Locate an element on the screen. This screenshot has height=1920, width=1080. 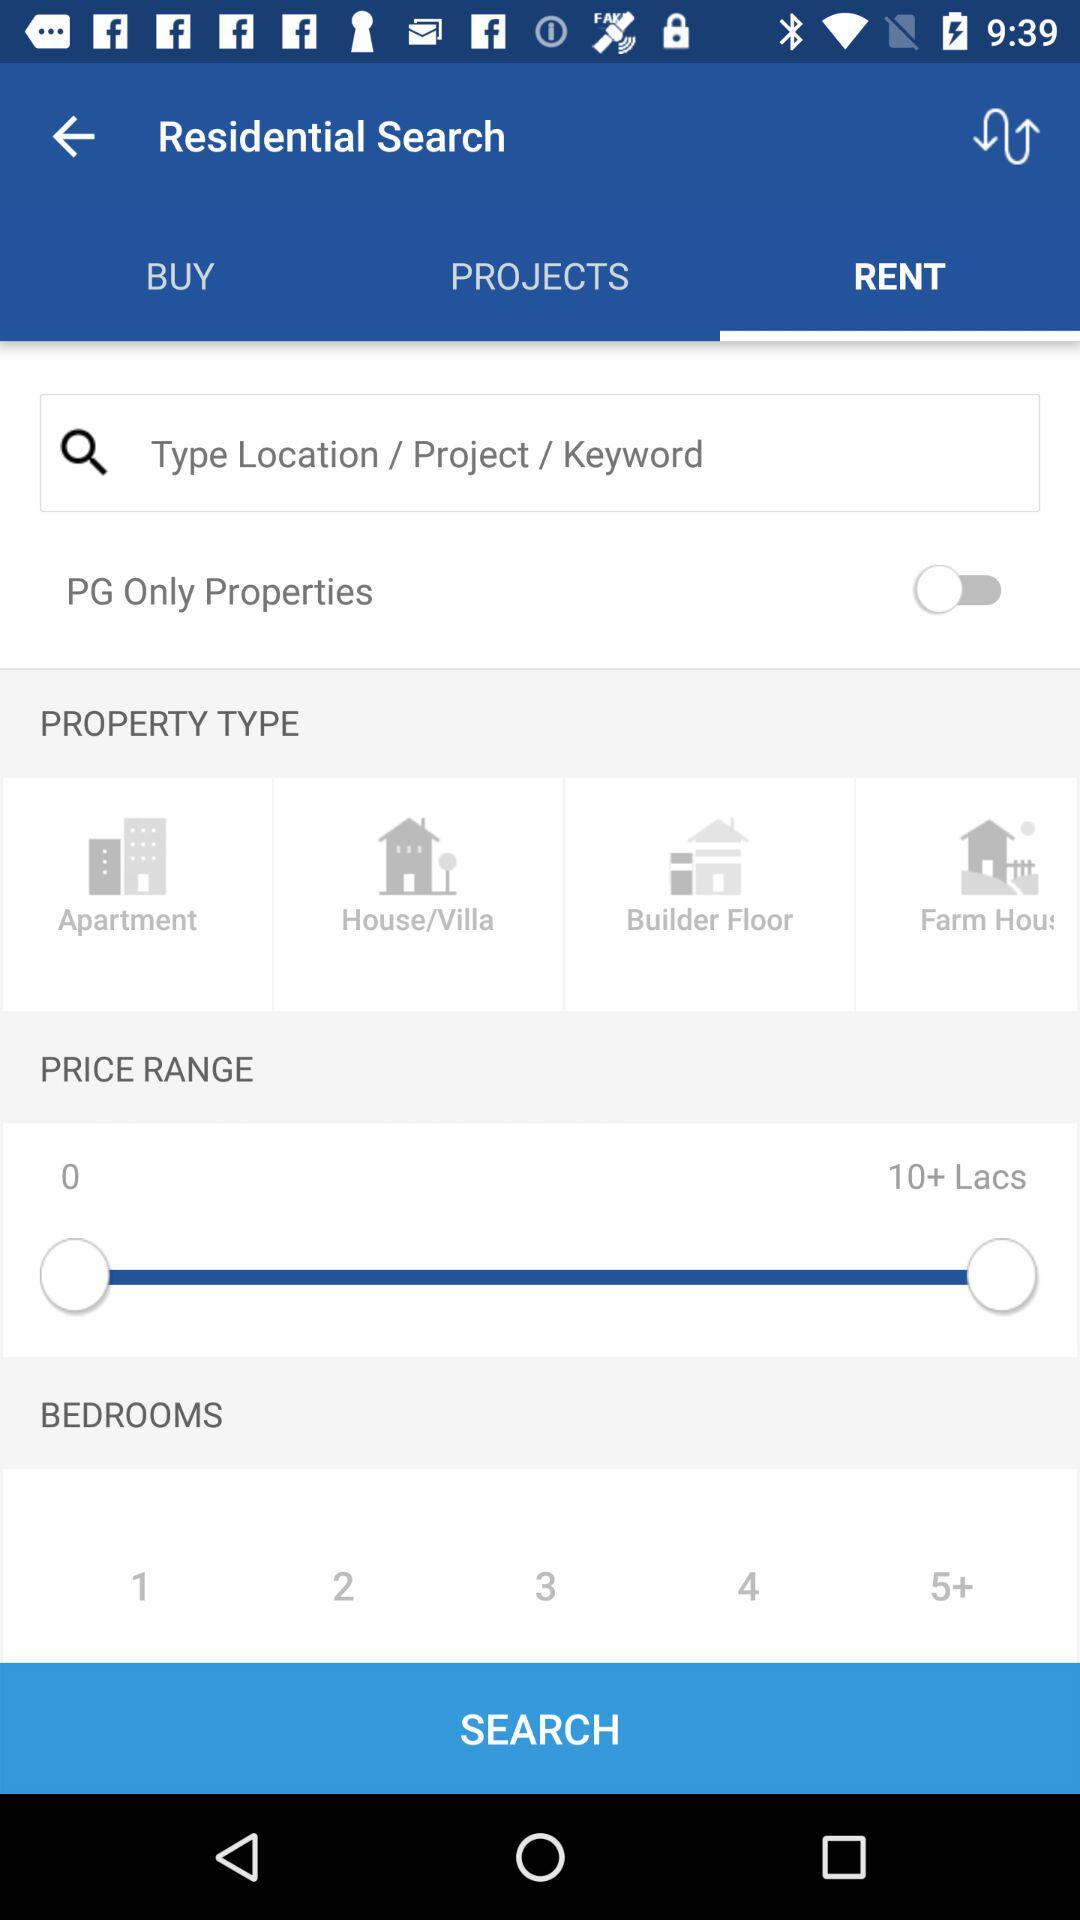
turn on is located at coordinates (962, 589).